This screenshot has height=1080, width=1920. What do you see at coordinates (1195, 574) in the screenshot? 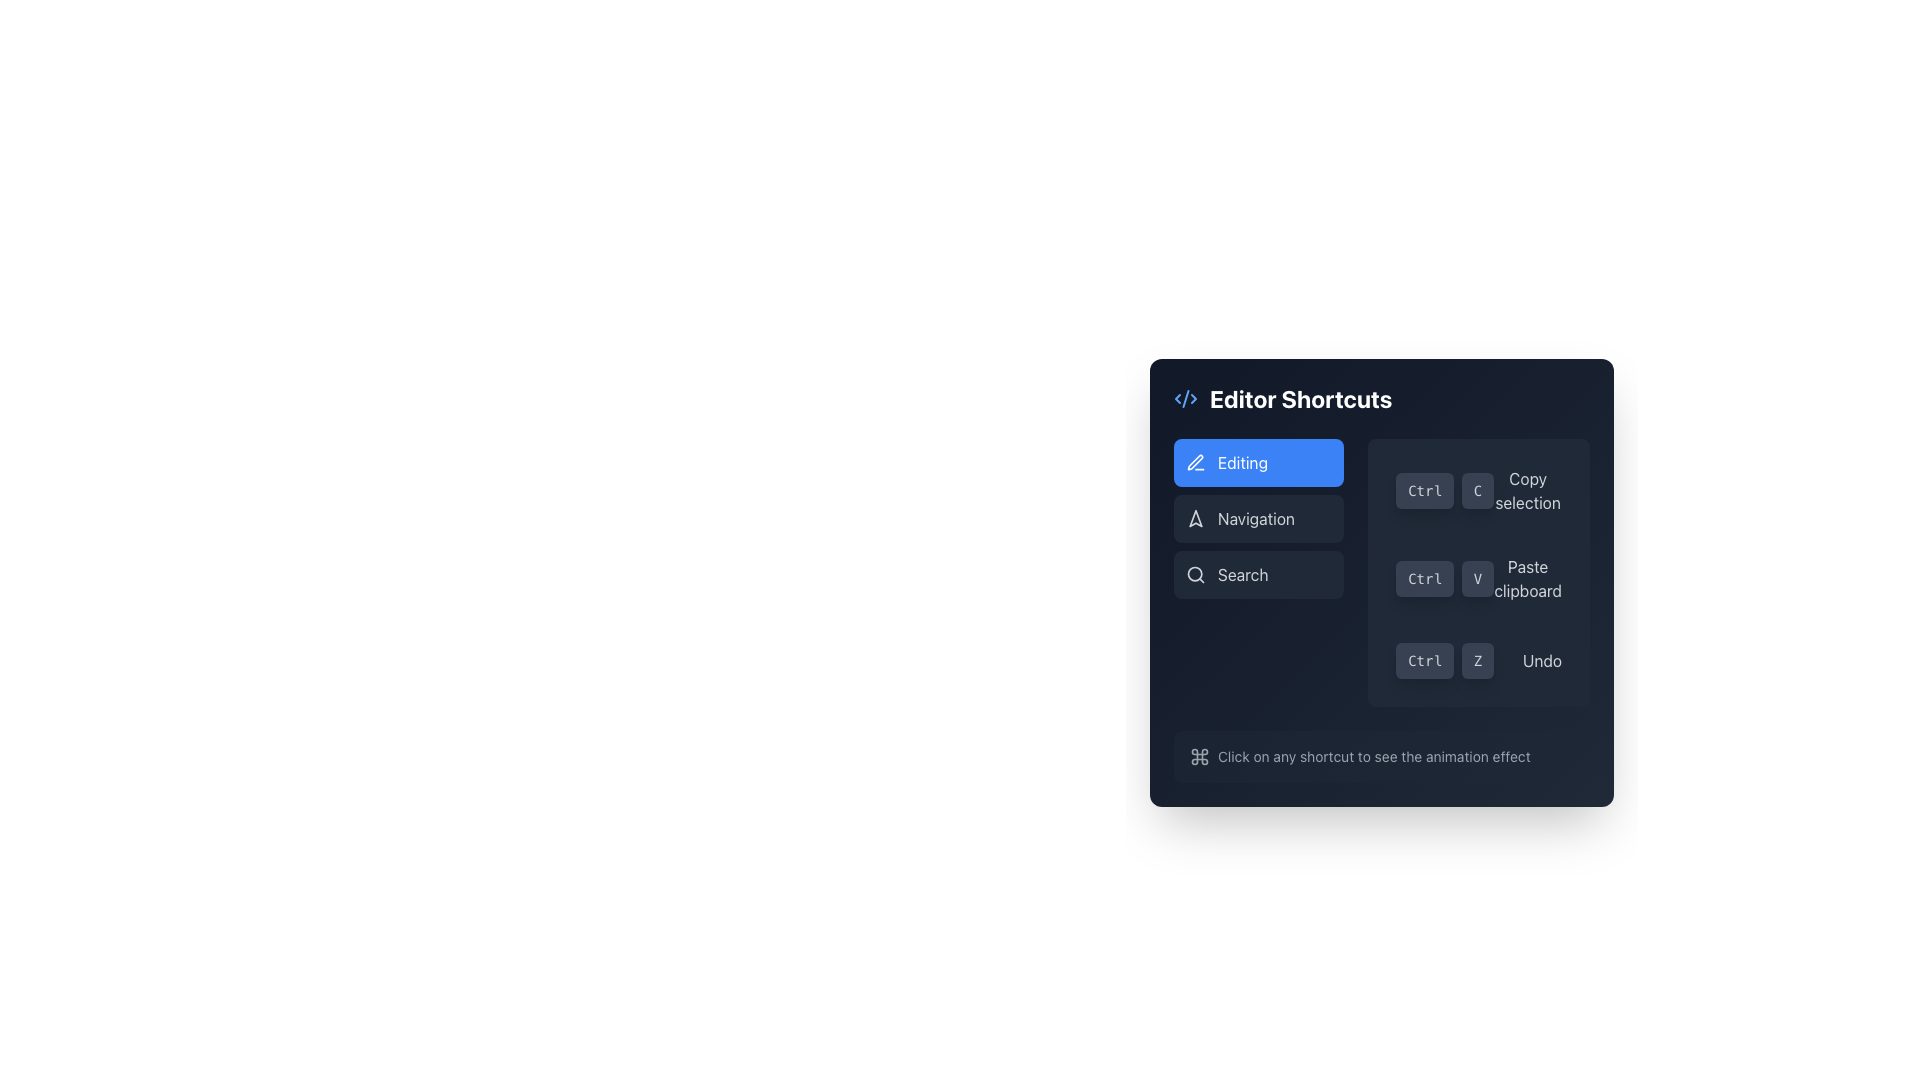
I see `the small magnifying glass icon representing the search function, which is part of the button labeled 'Search' in the 'Editor Shortcuts' list` at bounding box center [1195, 574].